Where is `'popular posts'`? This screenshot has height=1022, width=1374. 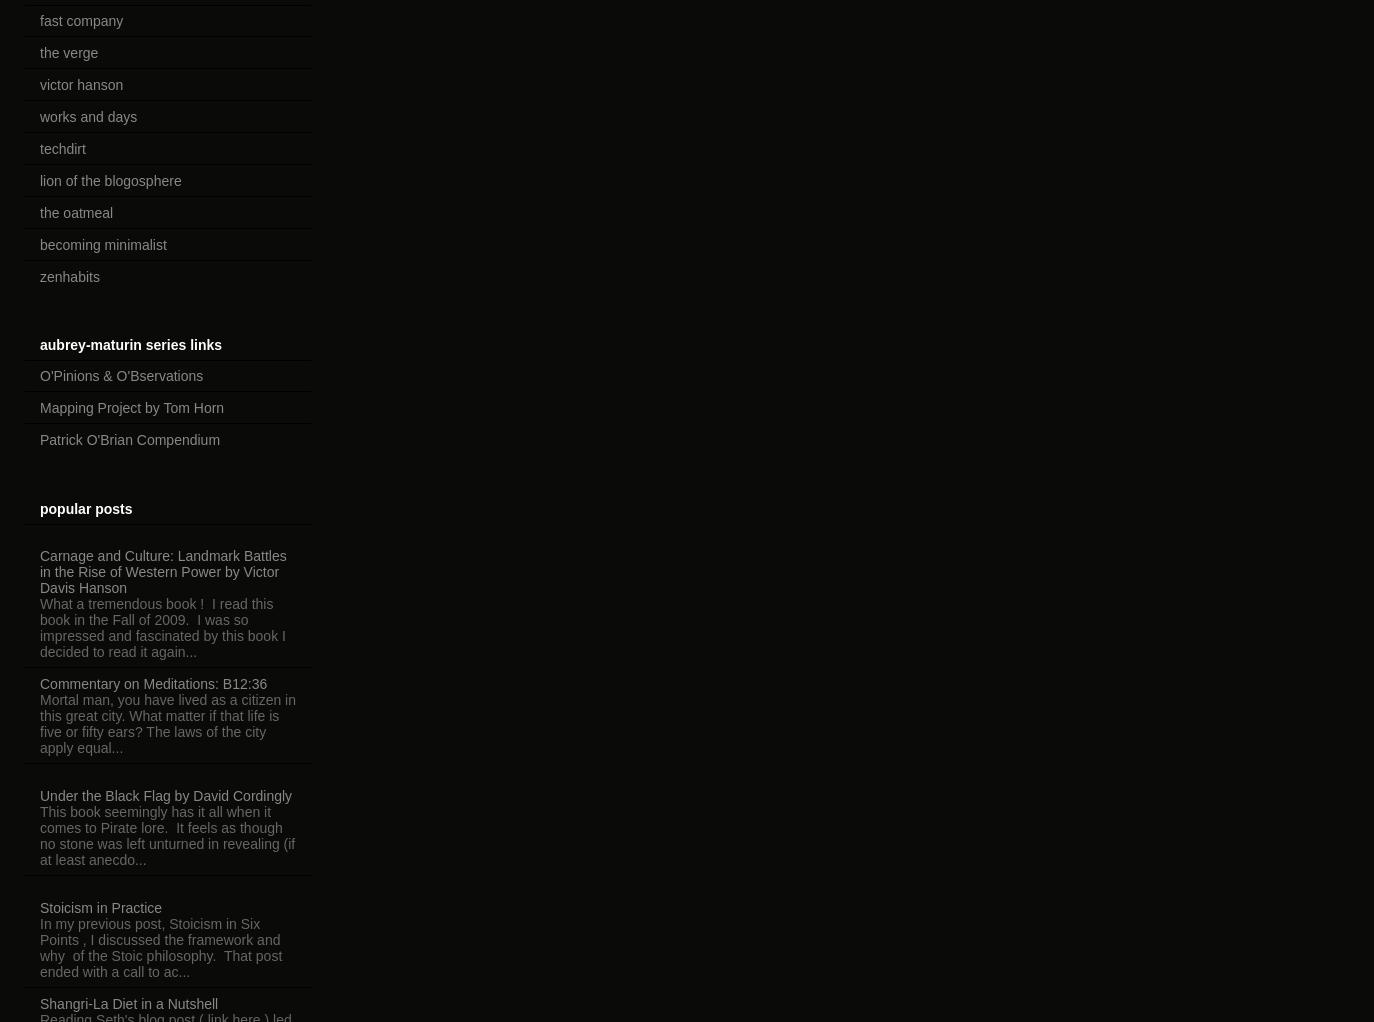 'popular posts' is located at coordinates (85, 508).